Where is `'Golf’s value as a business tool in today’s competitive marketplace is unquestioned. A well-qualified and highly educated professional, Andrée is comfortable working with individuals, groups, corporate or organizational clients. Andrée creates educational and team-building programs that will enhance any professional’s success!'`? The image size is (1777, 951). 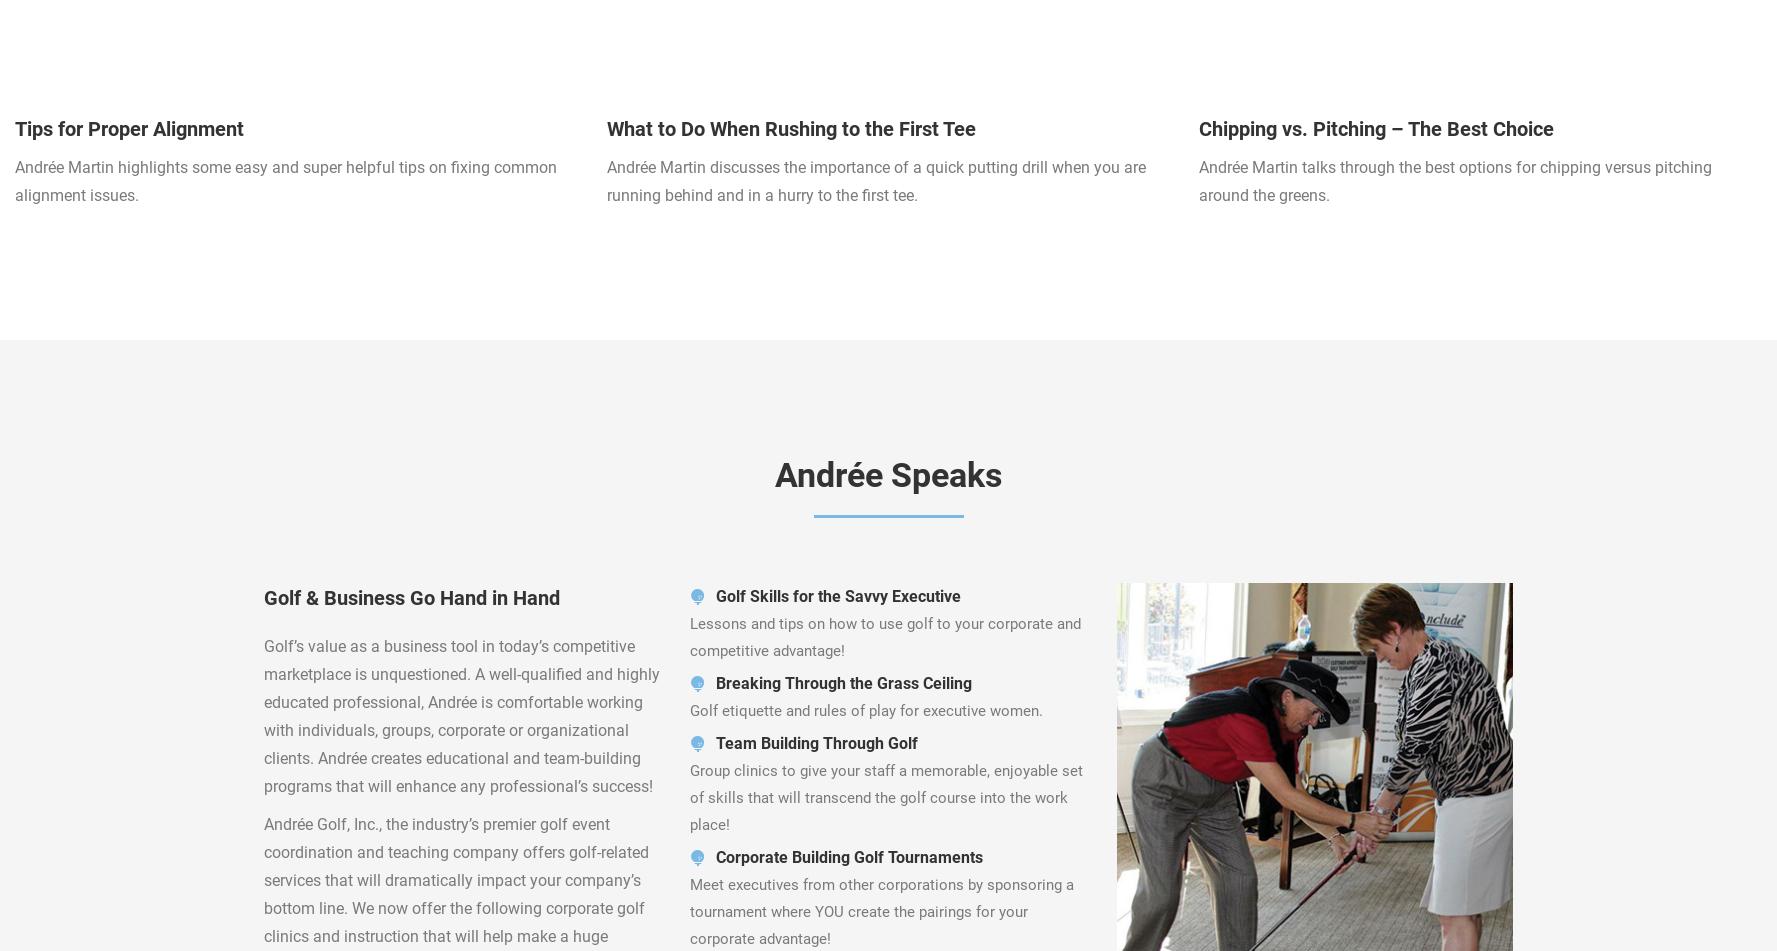 'Golf’s value as a business tool in today’s competitive marketplace is unquestioned. A well-qualified and highly educated professional, Andrée is comfortable working with individuals, groups, corporate or organizational clients. Andrée creates educational and team-building programs that will enhance any professional’s success!' is located at coordinates (459, 715).